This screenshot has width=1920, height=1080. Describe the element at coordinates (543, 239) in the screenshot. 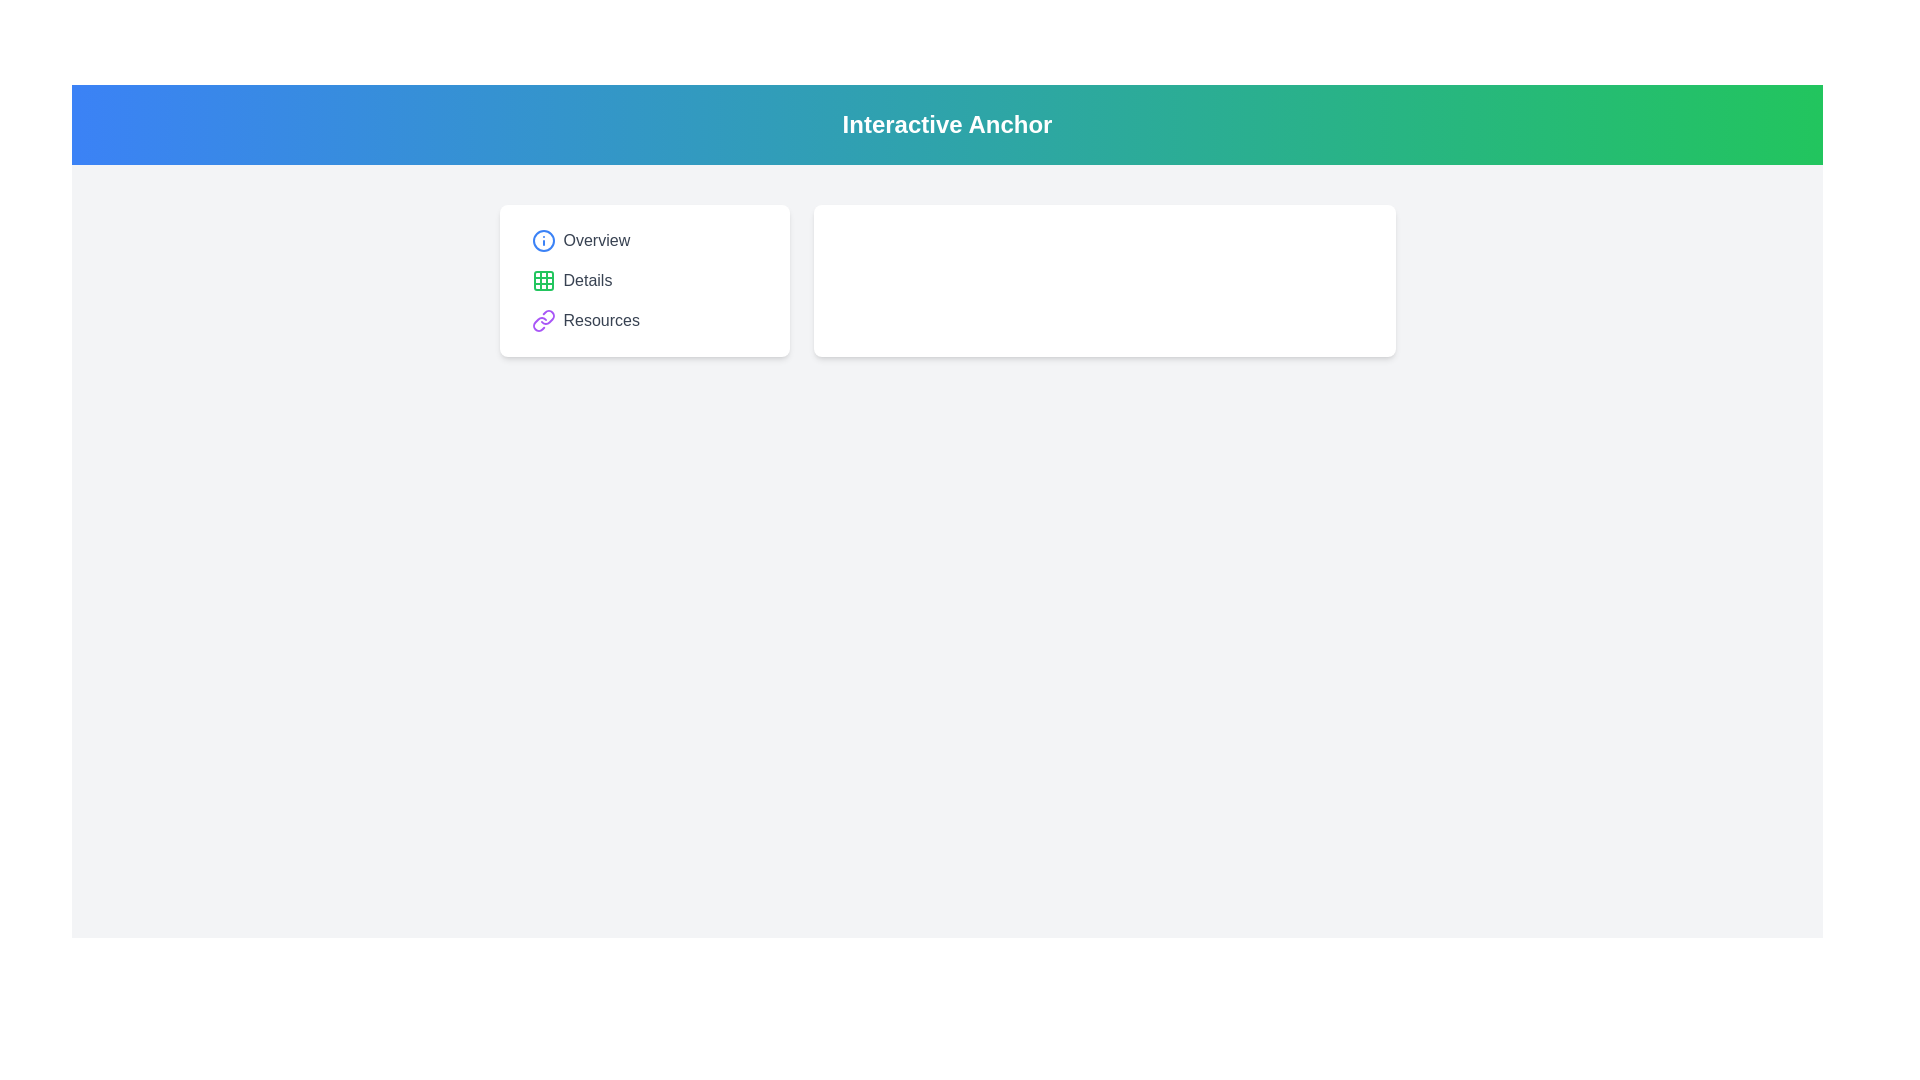

I see `the information indicator icon associated with the 'Overview' item in the leftmost list of a vertical card containing 'Overview', 'Details', and 'Resources'` at that location.